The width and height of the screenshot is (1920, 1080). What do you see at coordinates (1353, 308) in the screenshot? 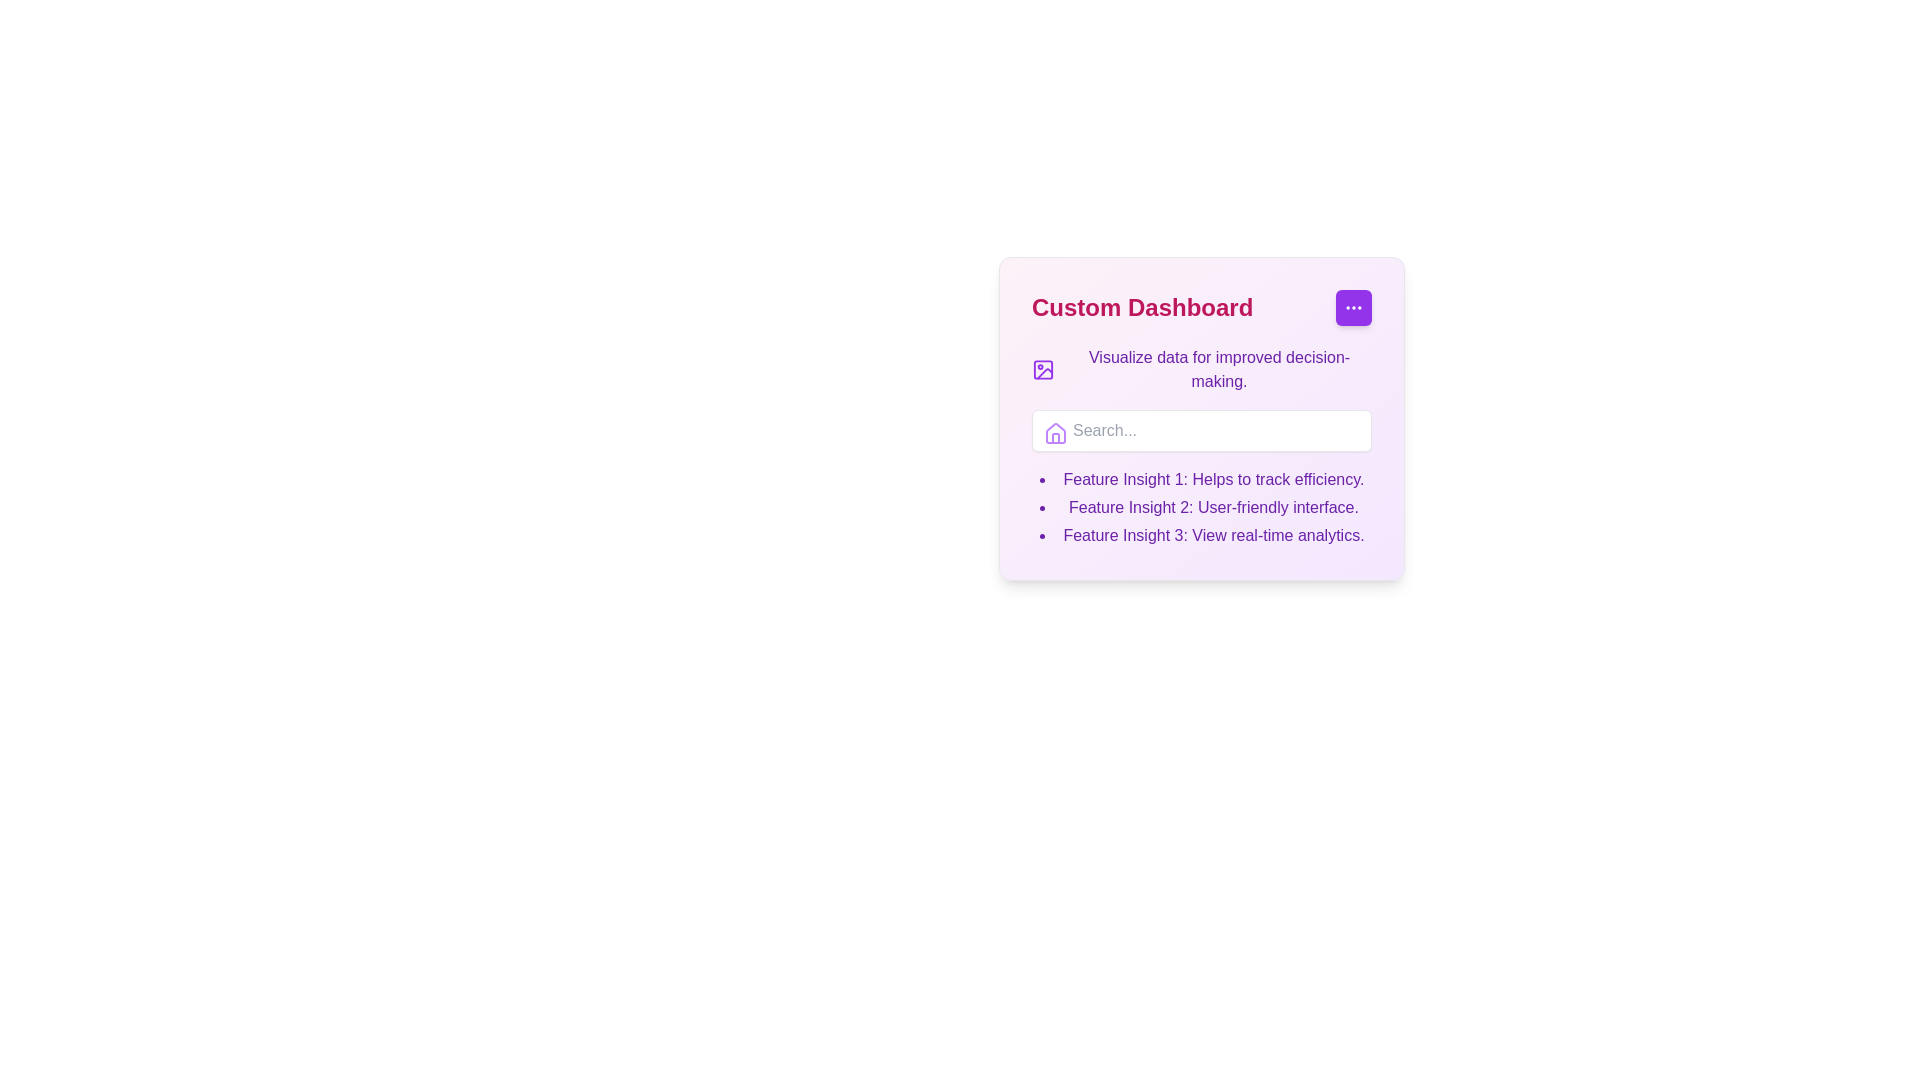
I see `the small, square button with a purple background and white ellipsis icon in the top right corner of the 'Custom Dashboard' panel to trigger a tooltip` at bounding box center [1353, 308].